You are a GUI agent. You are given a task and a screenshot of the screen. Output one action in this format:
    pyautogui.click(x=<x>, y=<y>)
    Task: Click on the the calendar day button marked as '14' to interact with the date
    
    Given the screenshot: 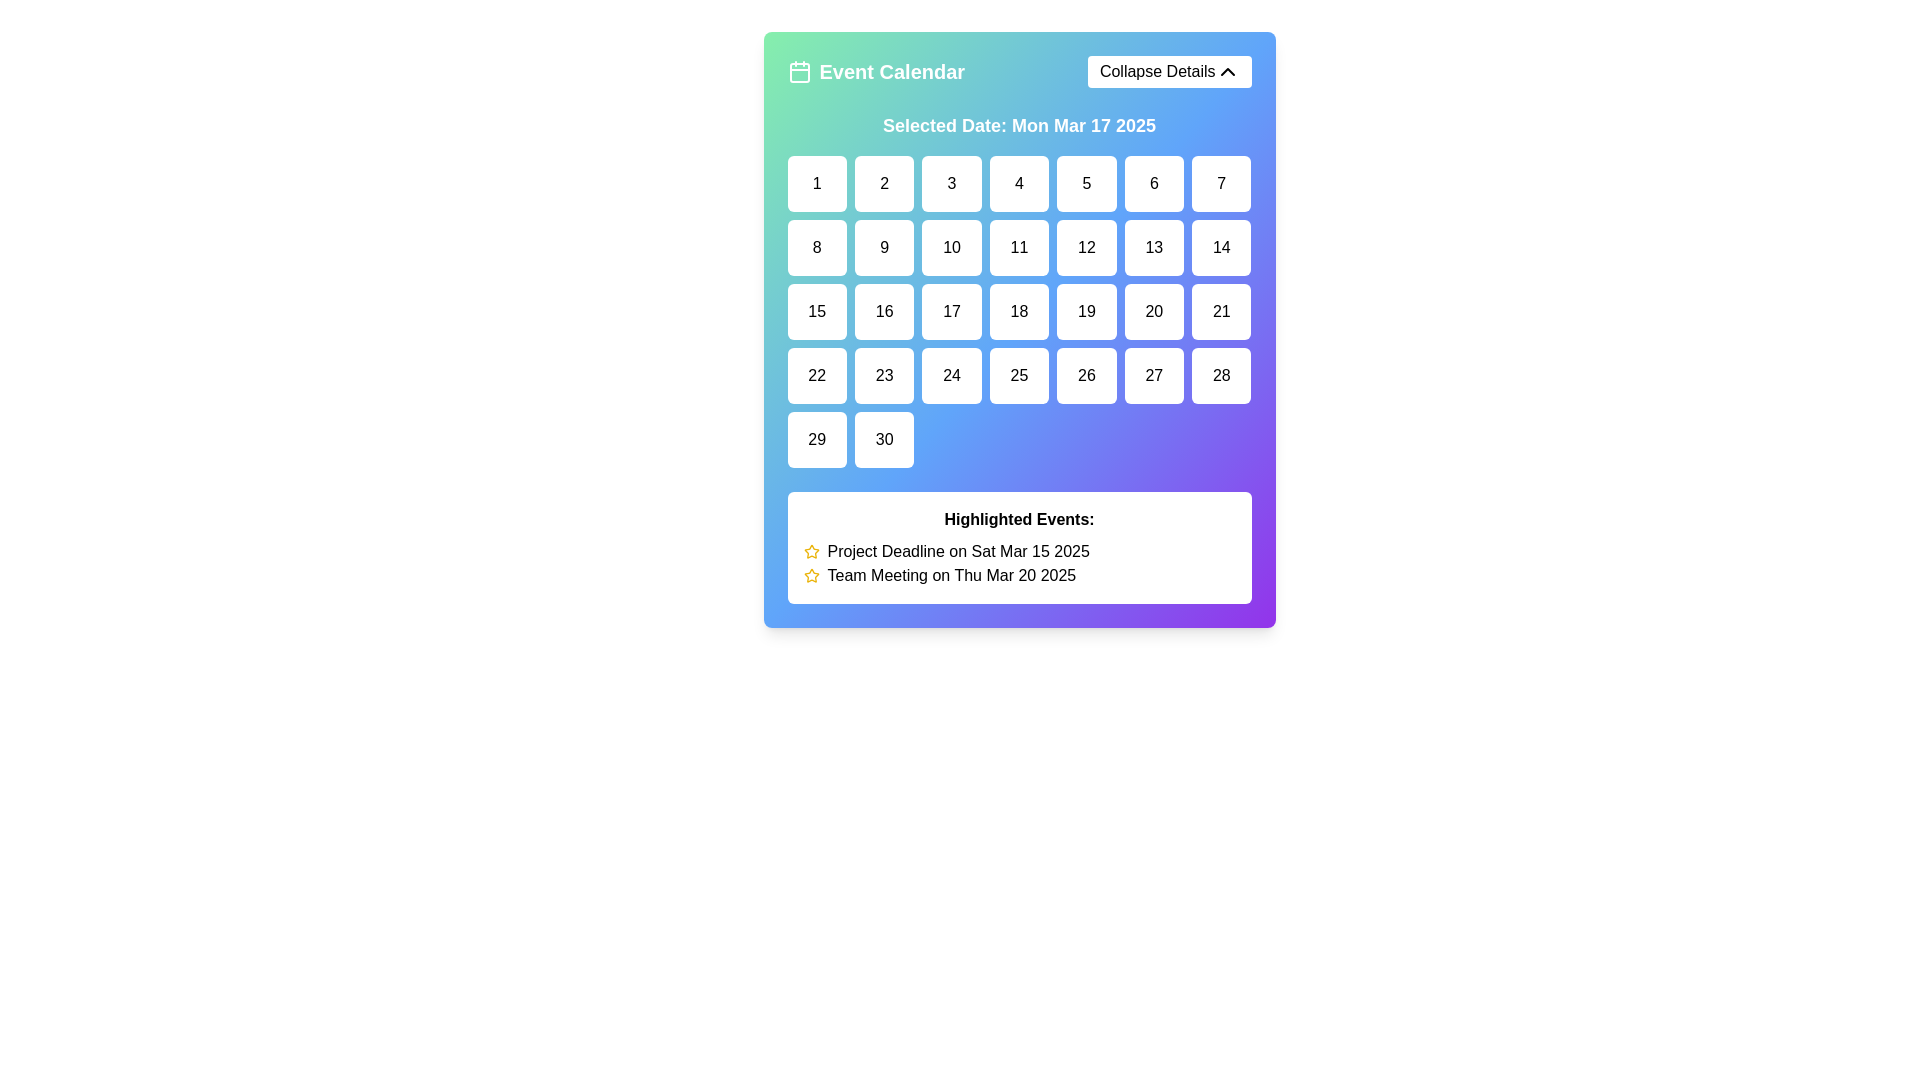 What is the action you would take?
    pyautogui.click(x=1220, y=246)
    